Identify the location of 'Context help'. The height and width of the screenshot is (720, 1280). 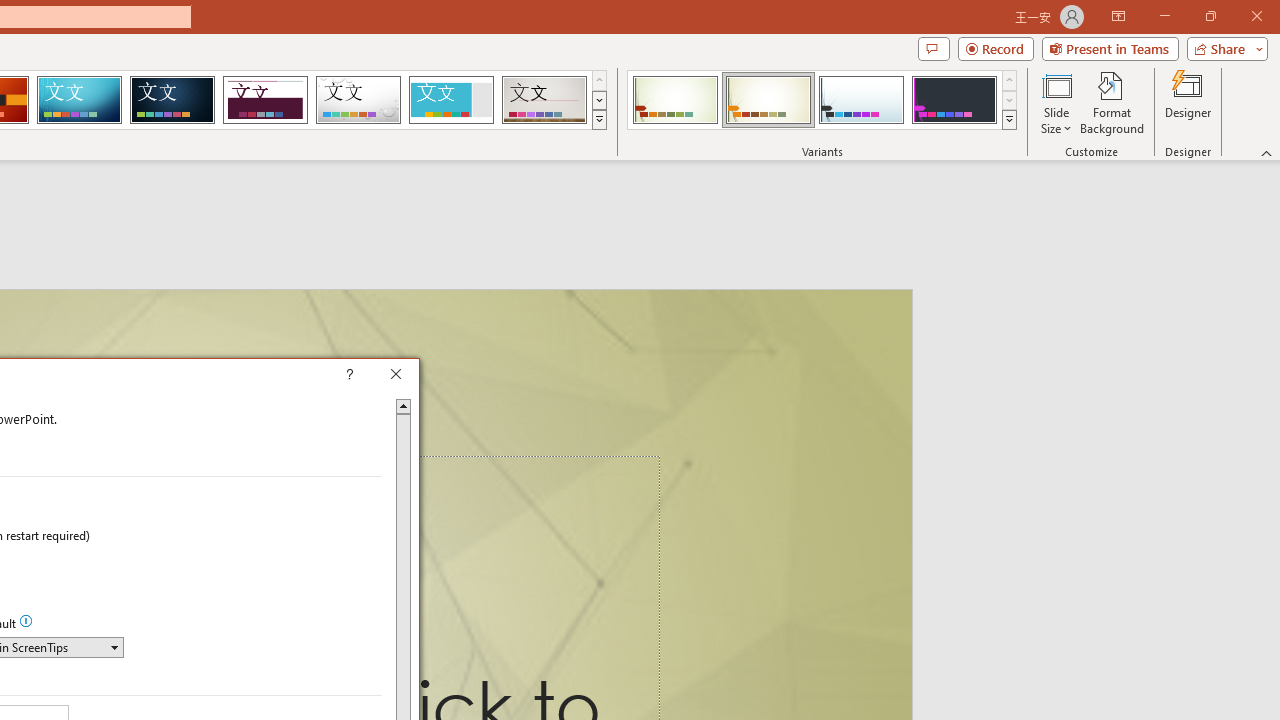
(378, 376).